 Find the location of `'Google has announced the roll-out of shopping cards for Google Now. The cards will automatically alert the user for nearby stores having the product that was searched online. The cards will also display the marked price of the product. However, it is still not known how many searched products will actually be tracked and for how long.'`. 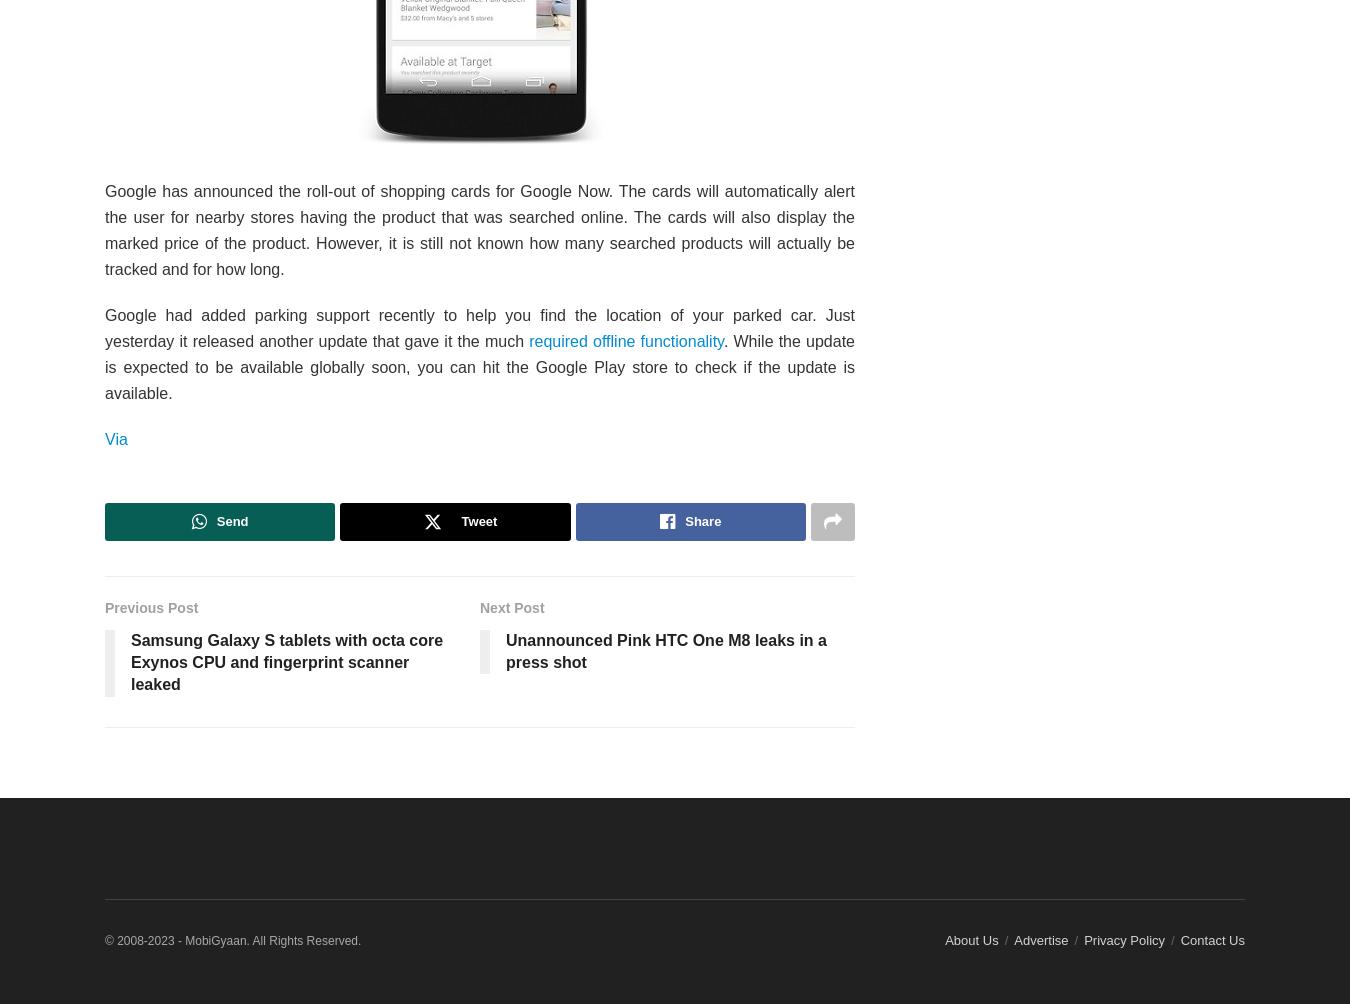

'Google has announced the roll-out of shopping cards for Google Now. The cards will automatically alert the user for nearby stores having the product that was searched online. The cards will also display the marked price of the product. However, it is still not known how many searched products will actually be tracked and for how long.' is located at coordinates (479, 229).